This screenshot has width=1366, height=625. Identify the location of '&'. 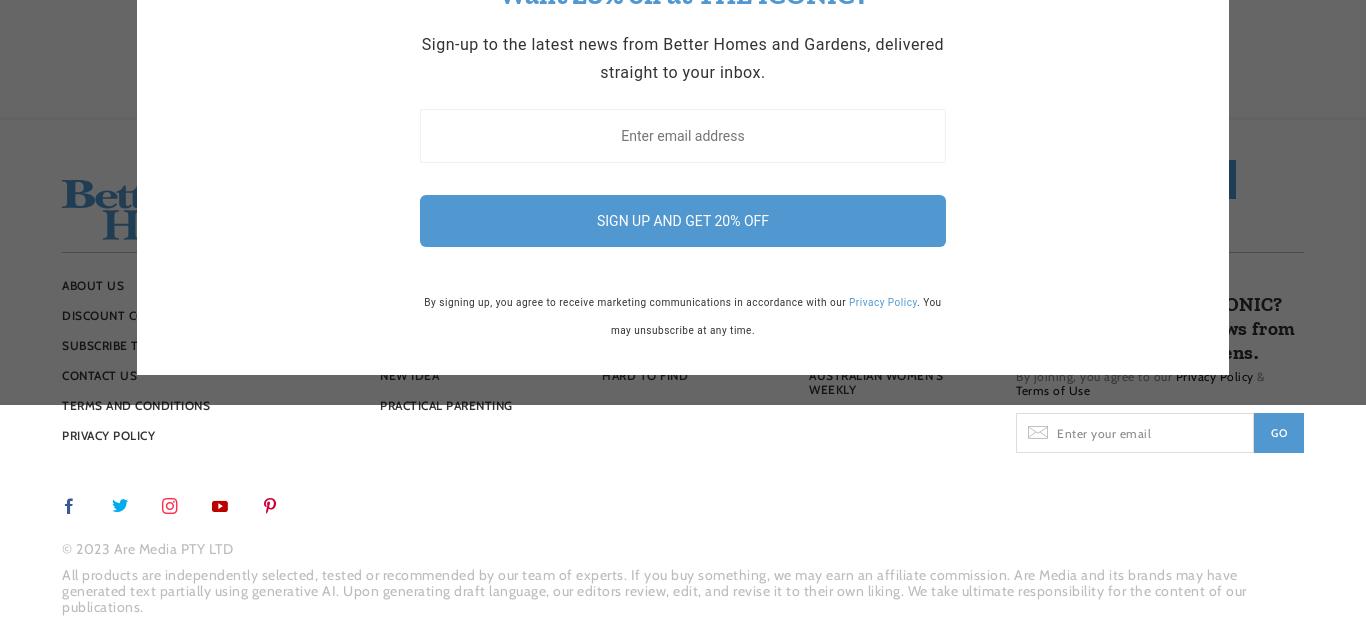
(1257, 375).